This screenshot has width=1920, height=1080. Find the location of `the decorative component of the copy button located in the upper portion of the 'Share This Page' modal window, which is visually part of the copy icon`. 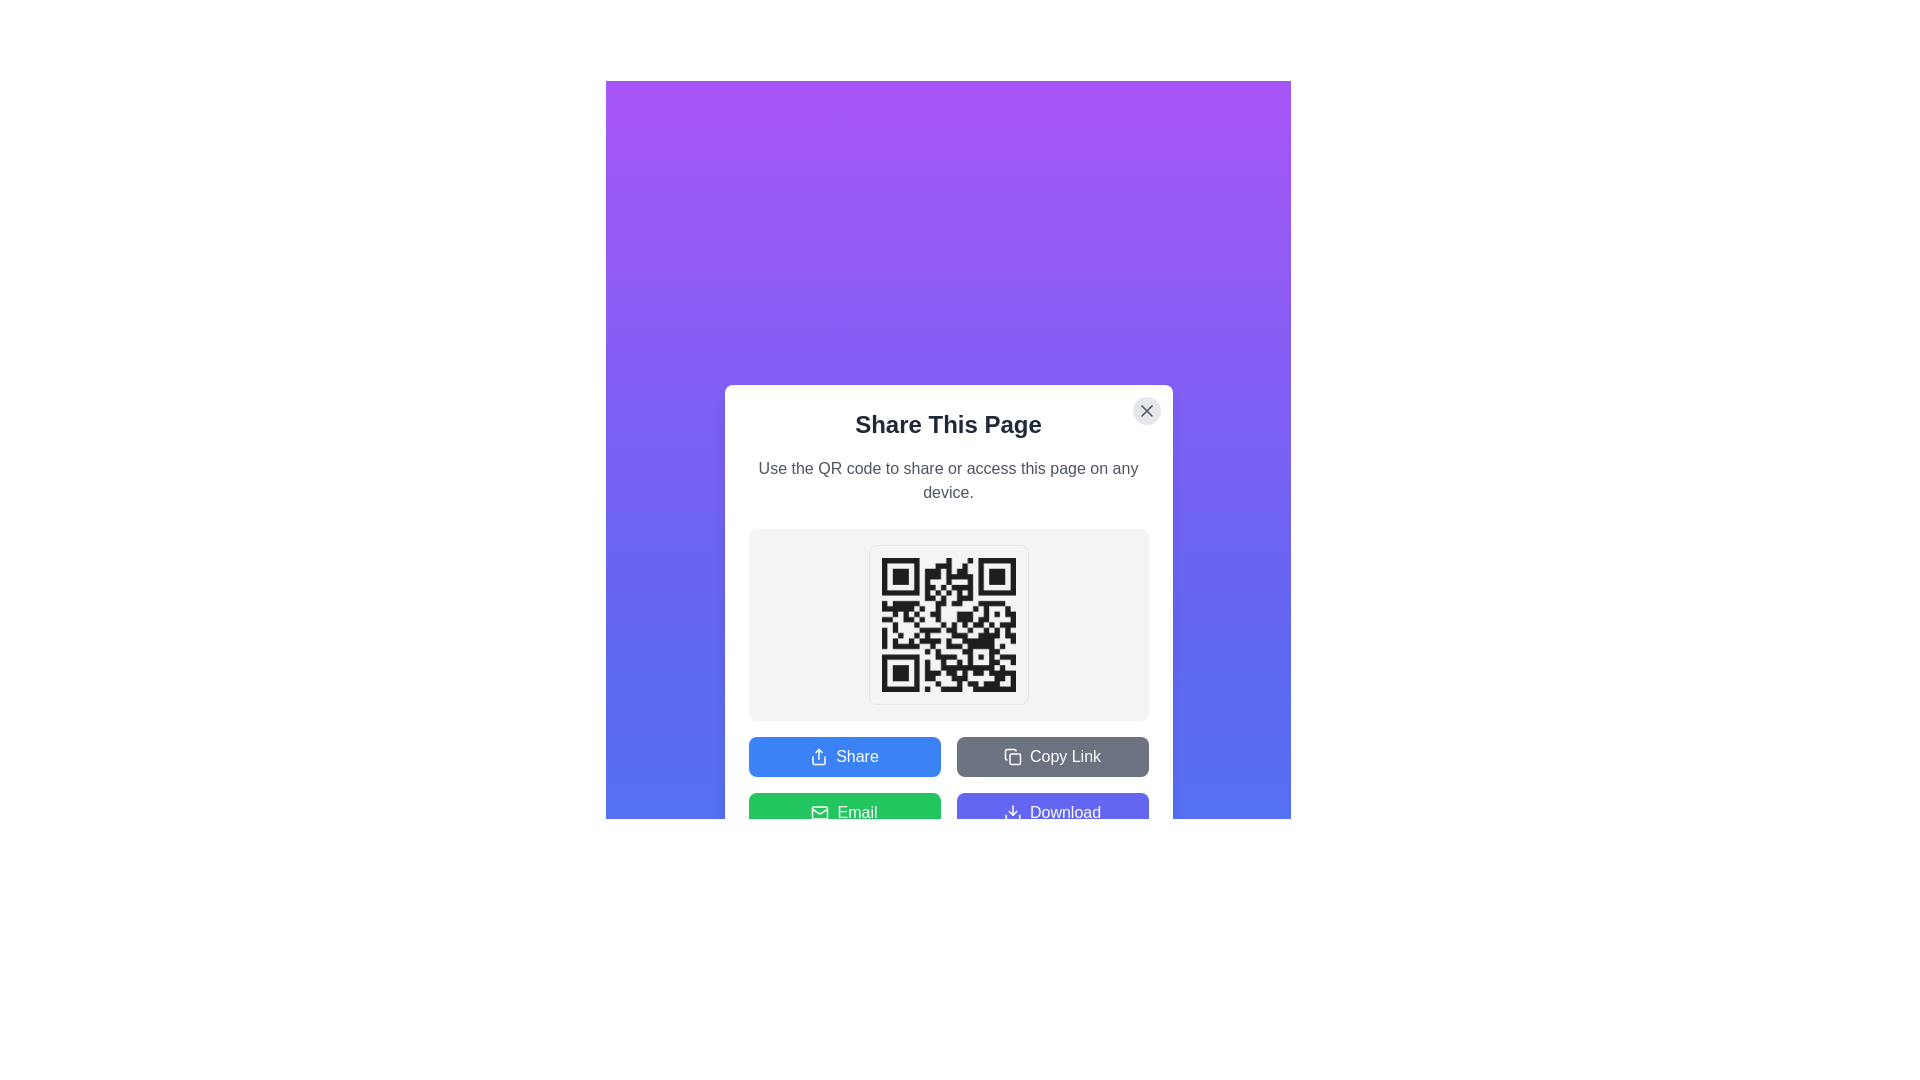

the decorative component of the copy button located in the upper portion of the 'Share This Page' modal window, which is visually part of the copy icon is located at coordinates (1015, 759).